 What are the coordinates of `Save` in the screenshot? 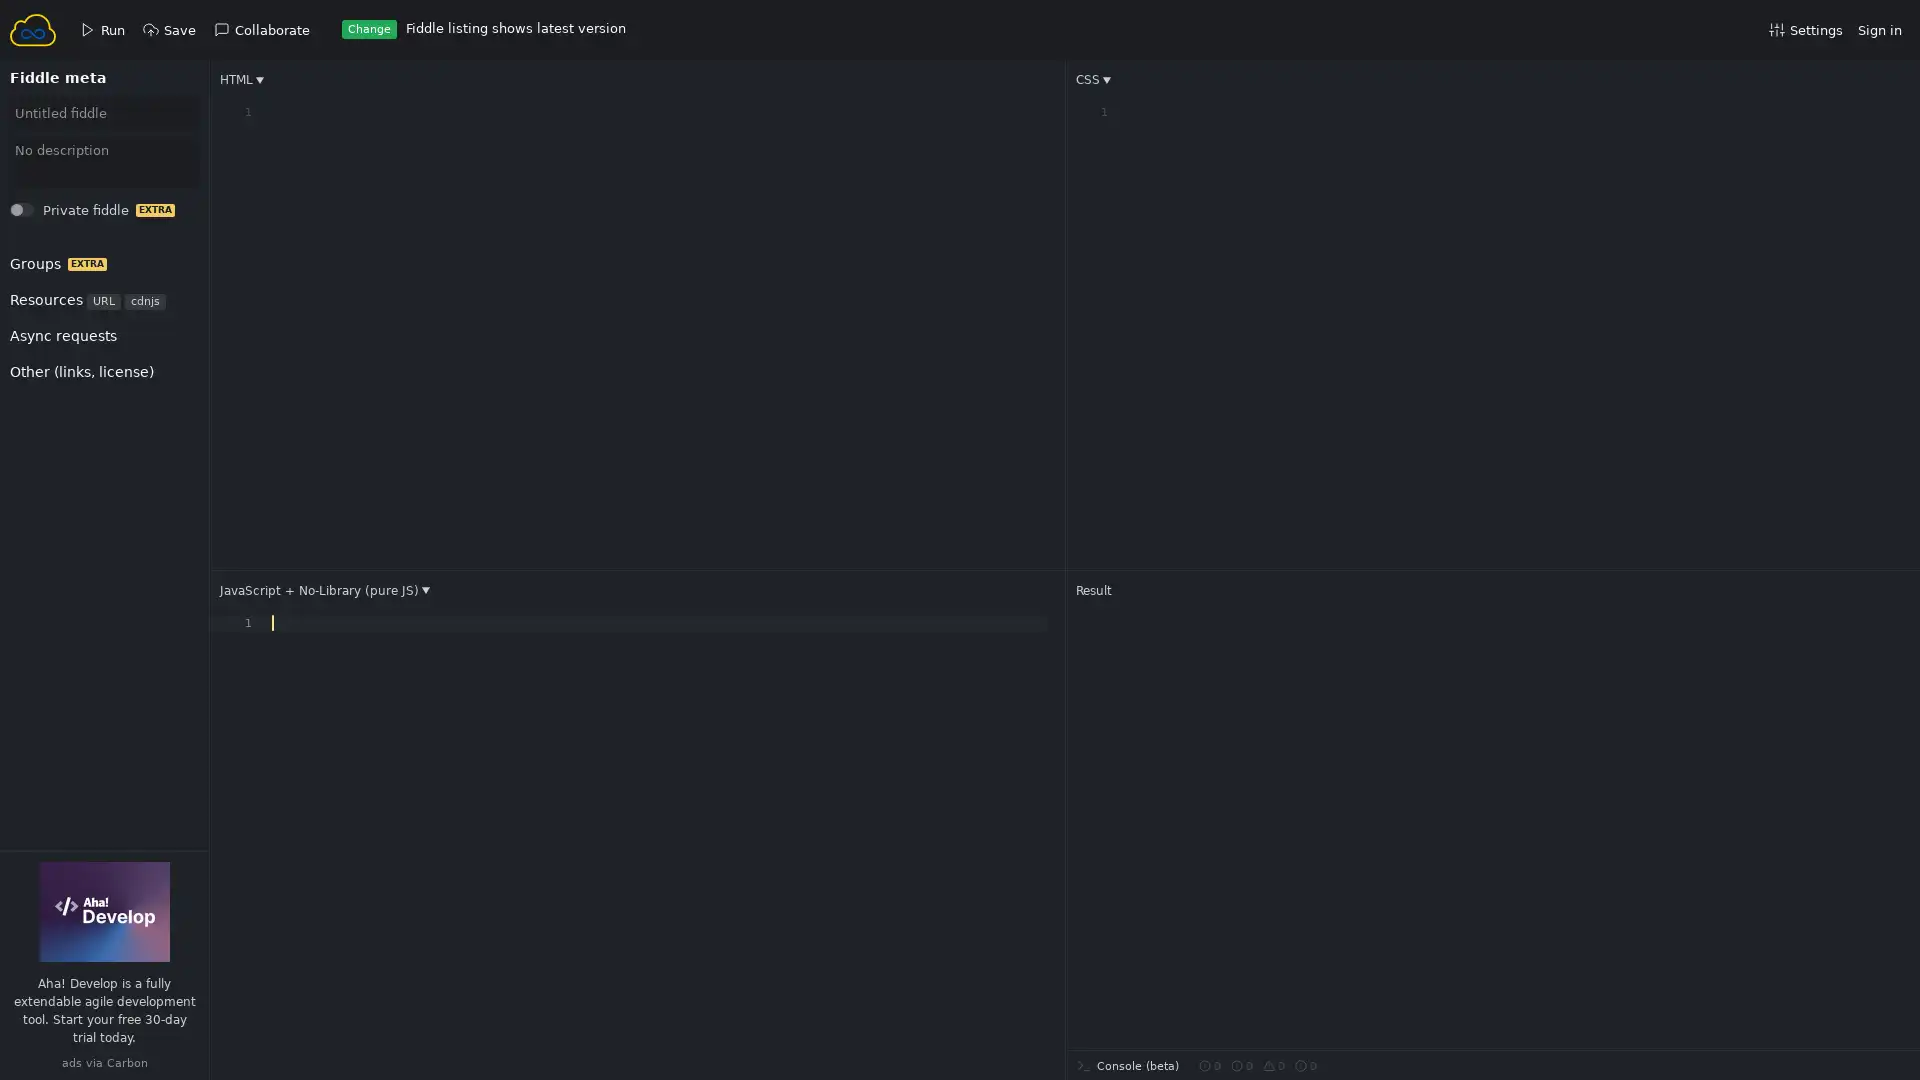 It's located at (42, 215).